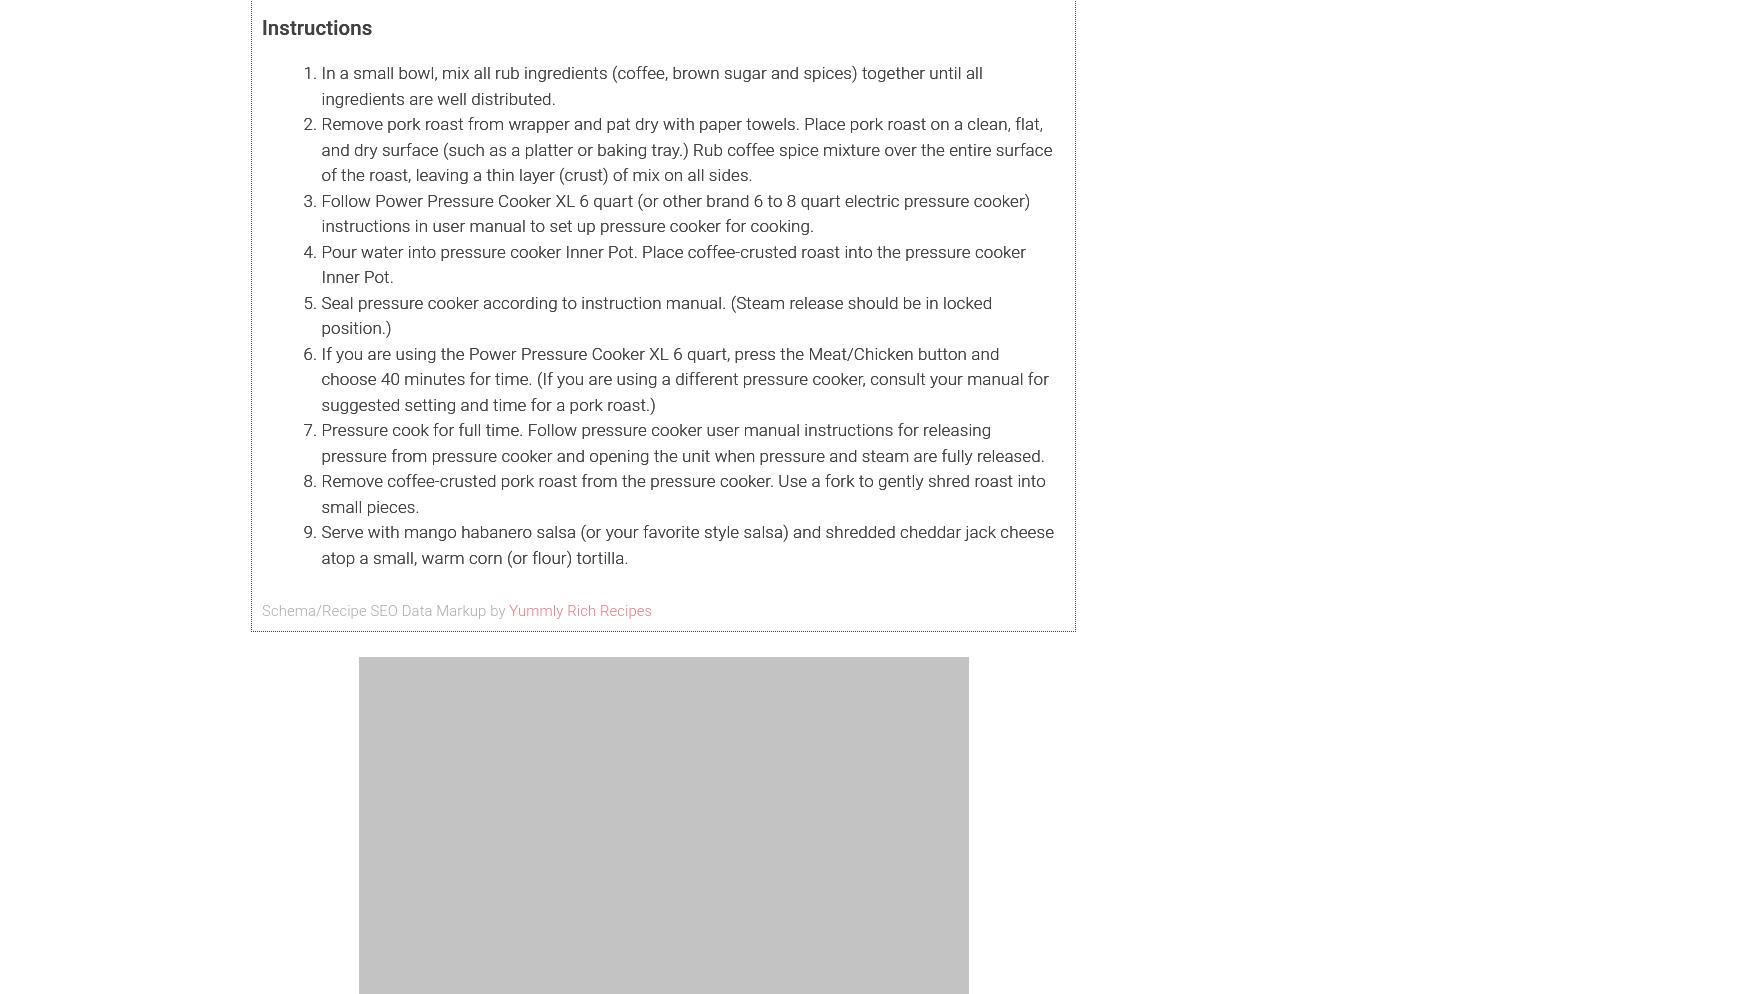 The height and width of the screenshot is (994, 1757). Describe the element at coordinates (655, 314) in the screenshot. I see `'Seal pressure cooker according to instruction manual. (Steam release should be in locked position.)'` at that location.